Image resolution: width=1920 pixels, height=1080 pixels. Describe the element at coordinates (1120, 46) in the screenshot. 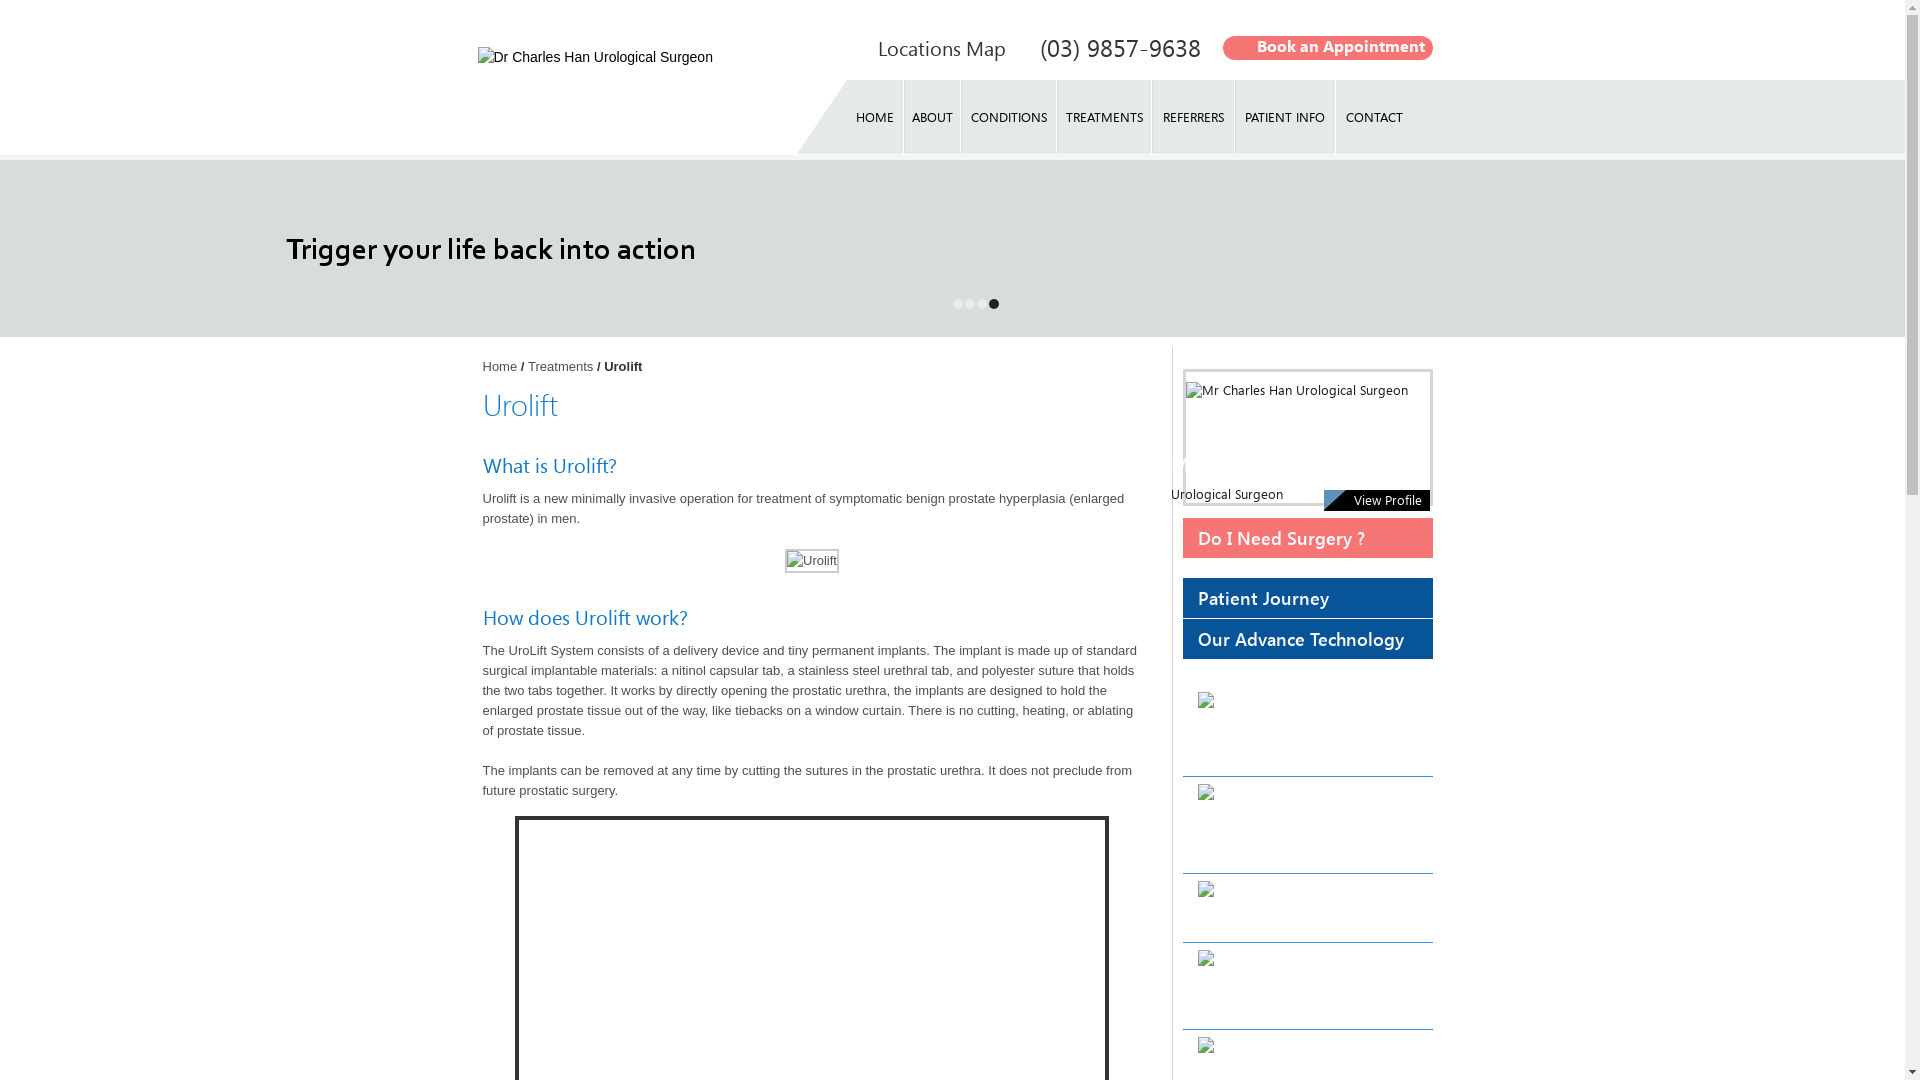

I see `'(03) 9857-9638'` at that location.